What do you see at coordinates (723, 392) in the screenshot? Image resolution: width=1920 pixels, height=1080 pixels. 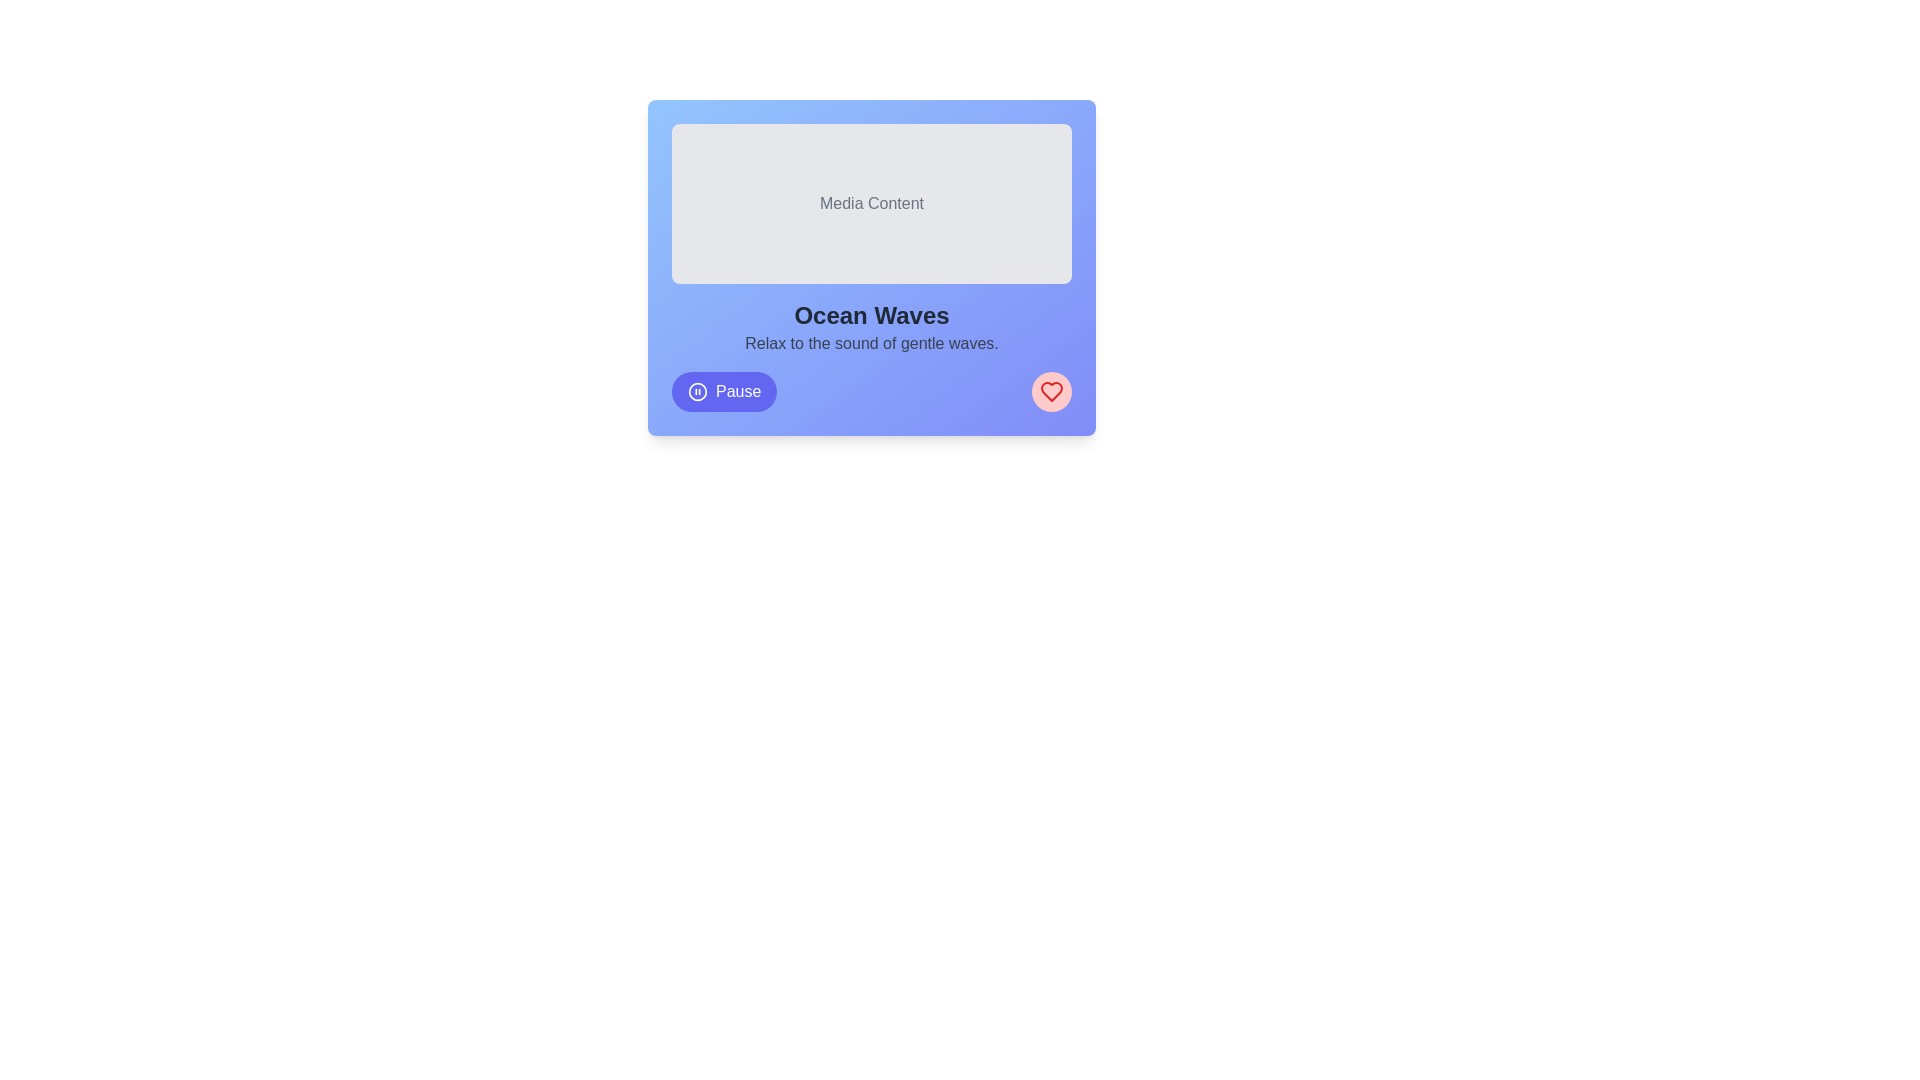 I see `the 'Pause' button, which is a rounded rectangle with a vibrant indigo background and white text` at bounding box center [723, 392].